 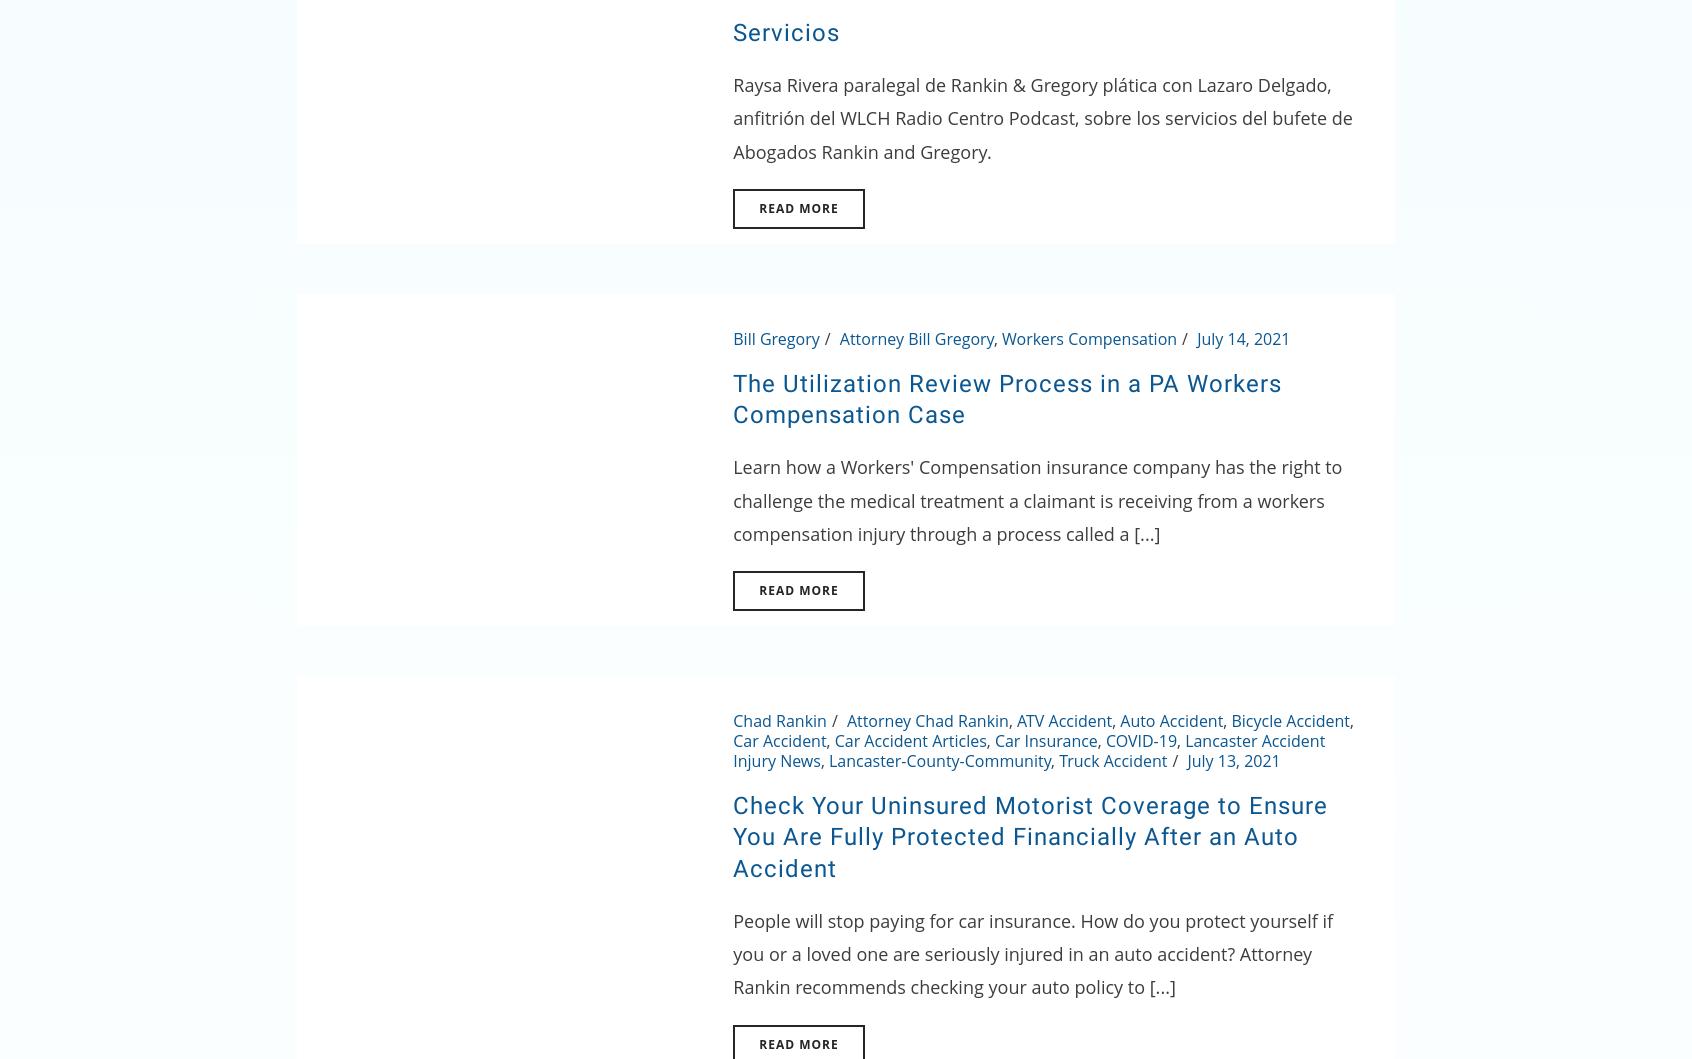 I want to click on 'Servicios', so click(x=786, y=31).